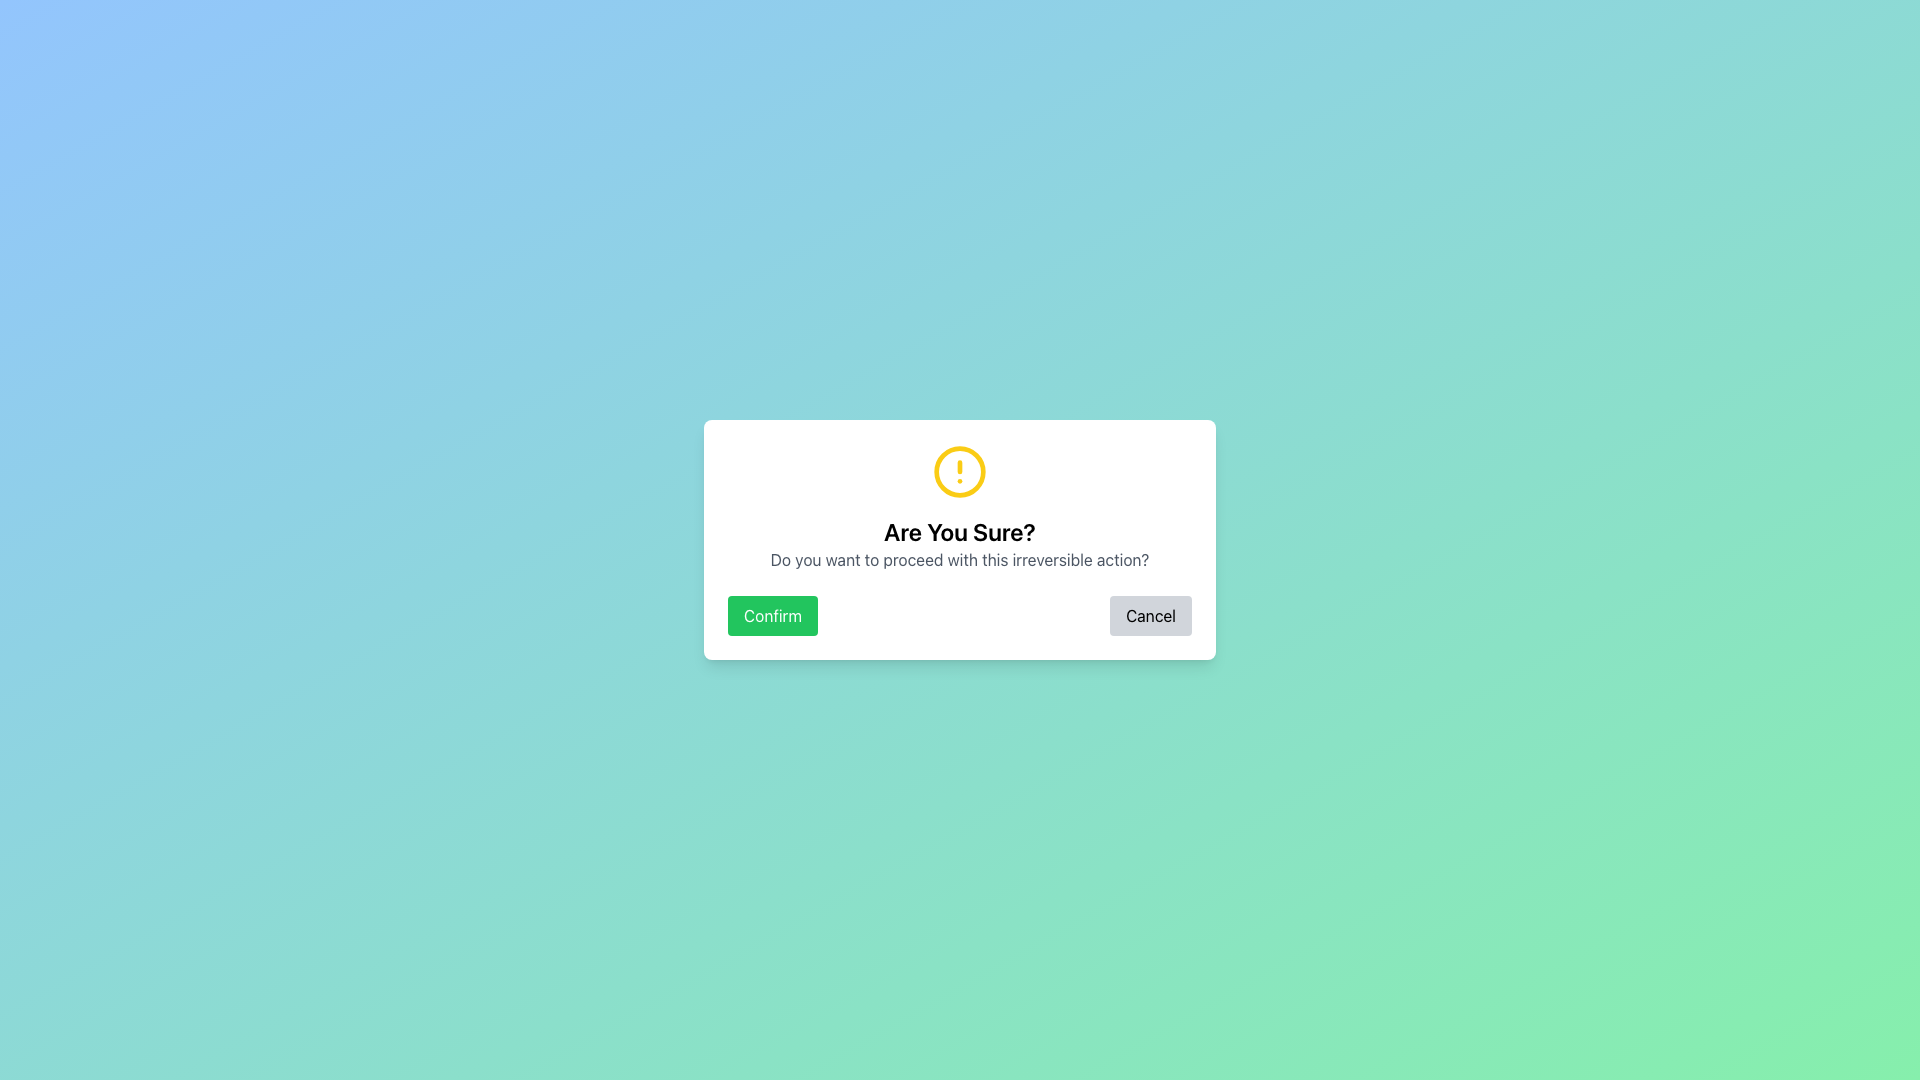  Describe the element at coordinates (1151, 615) in the screenshot. I see `the 'Cancel' button located in the bottom-right corner of the modal dialog box` at that location.